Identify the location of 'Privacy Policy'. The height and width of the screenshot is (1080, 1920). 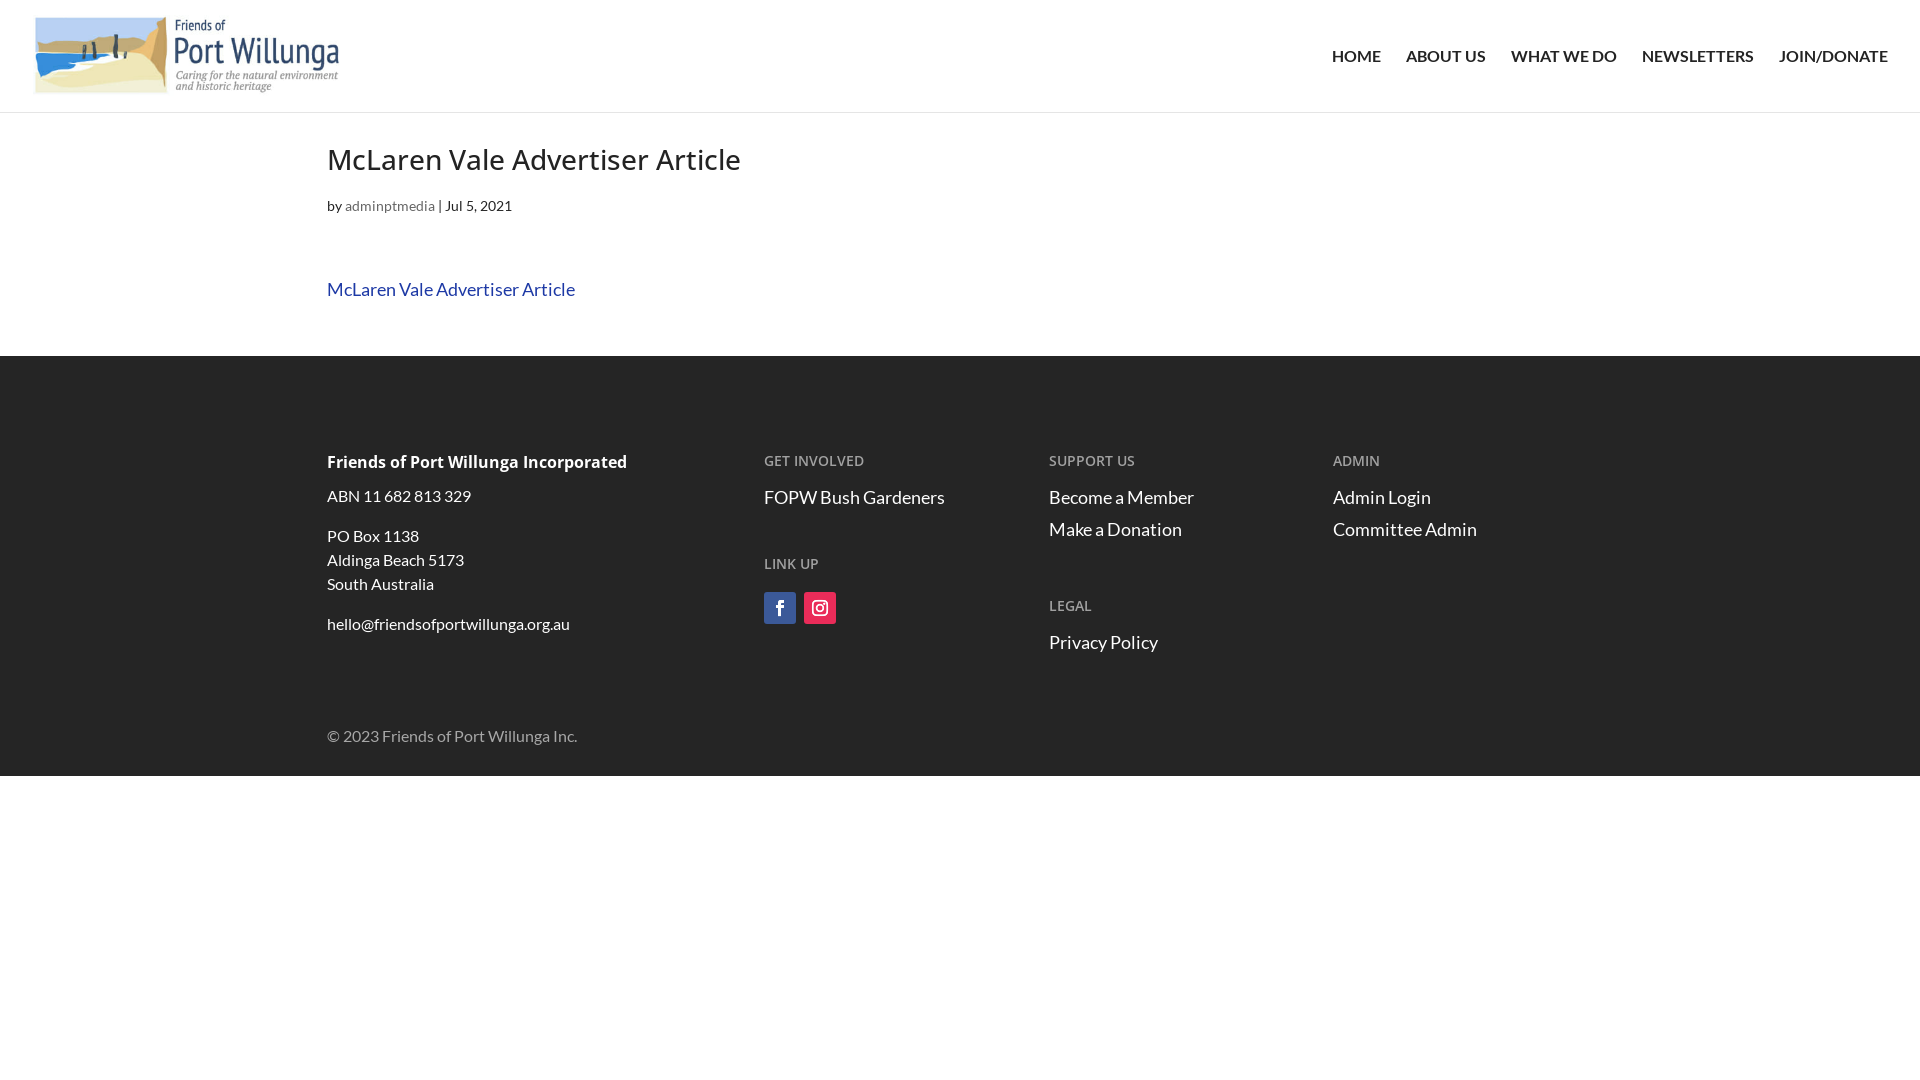
(1102, 641).